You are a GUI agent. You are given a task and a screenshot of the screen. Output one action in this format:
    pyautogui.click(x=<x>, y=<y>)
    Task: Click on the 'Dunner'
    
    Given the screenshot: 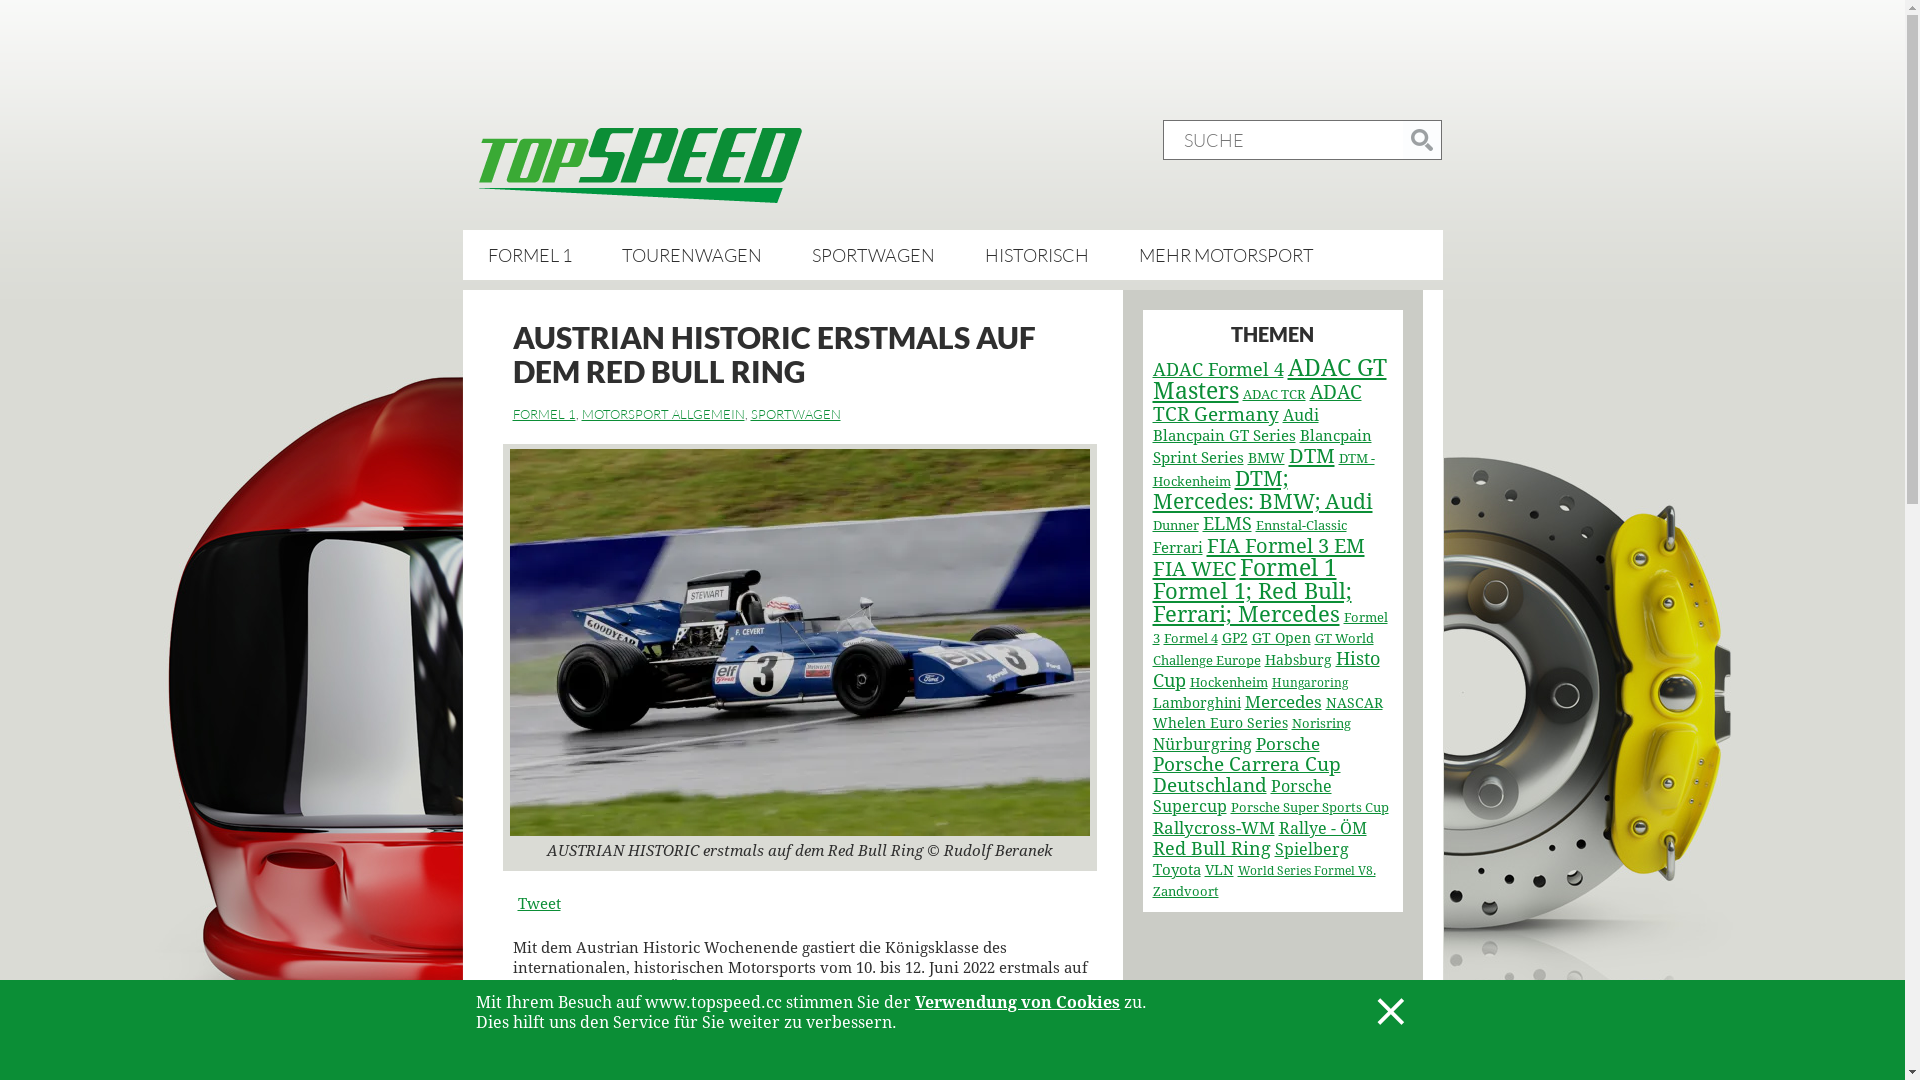 What is the action you would take?
    pyautogui.click(x=1175, y=524)
    